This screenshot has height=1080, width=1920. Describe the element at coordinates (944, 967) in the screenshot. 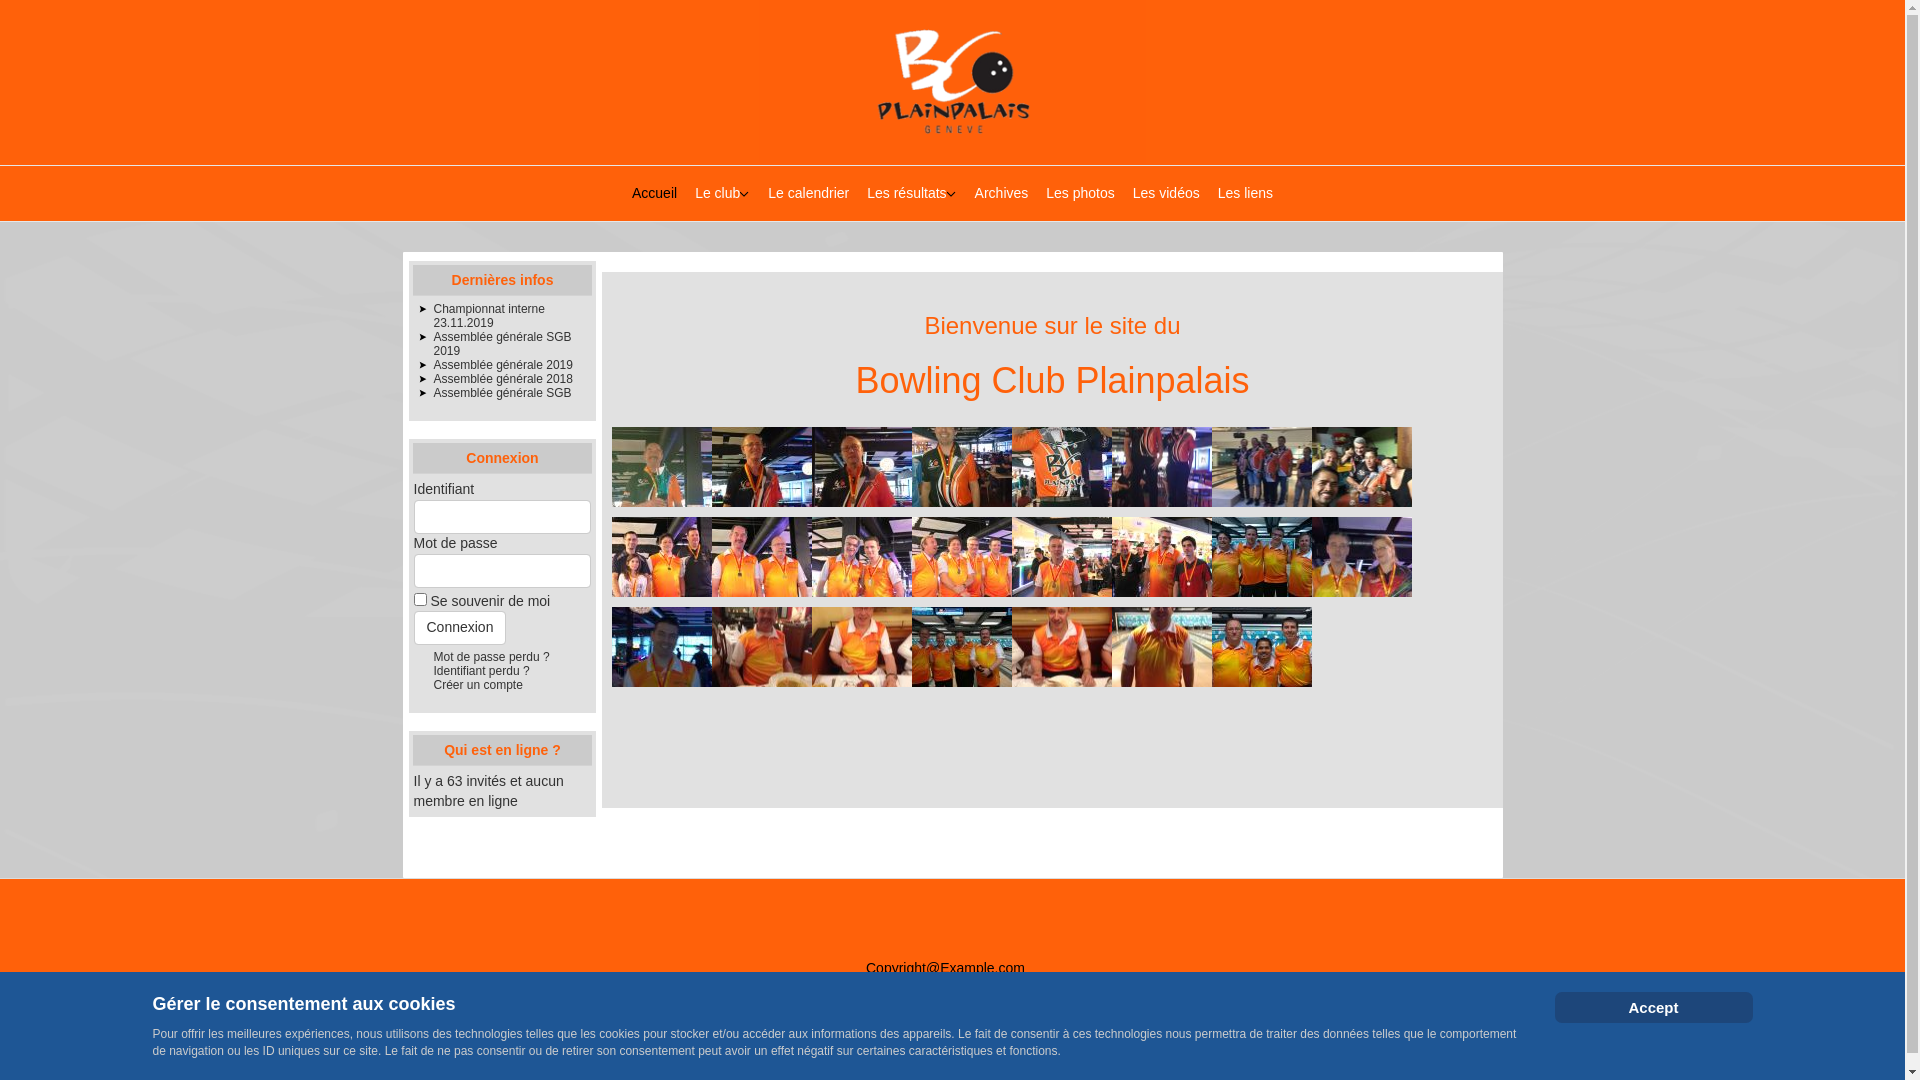

I see `'Copyright@Example.com'` at that location.